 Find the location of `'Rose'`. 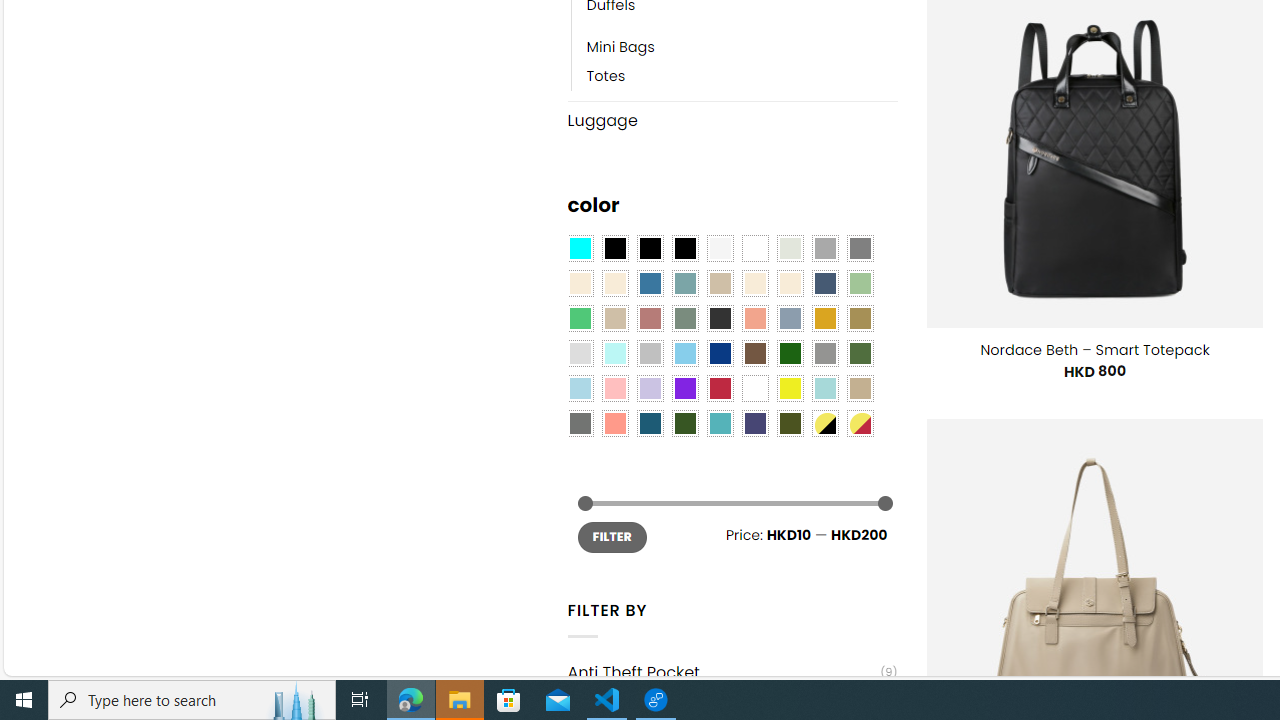

'Rose' is located at coordinates (650, 317).